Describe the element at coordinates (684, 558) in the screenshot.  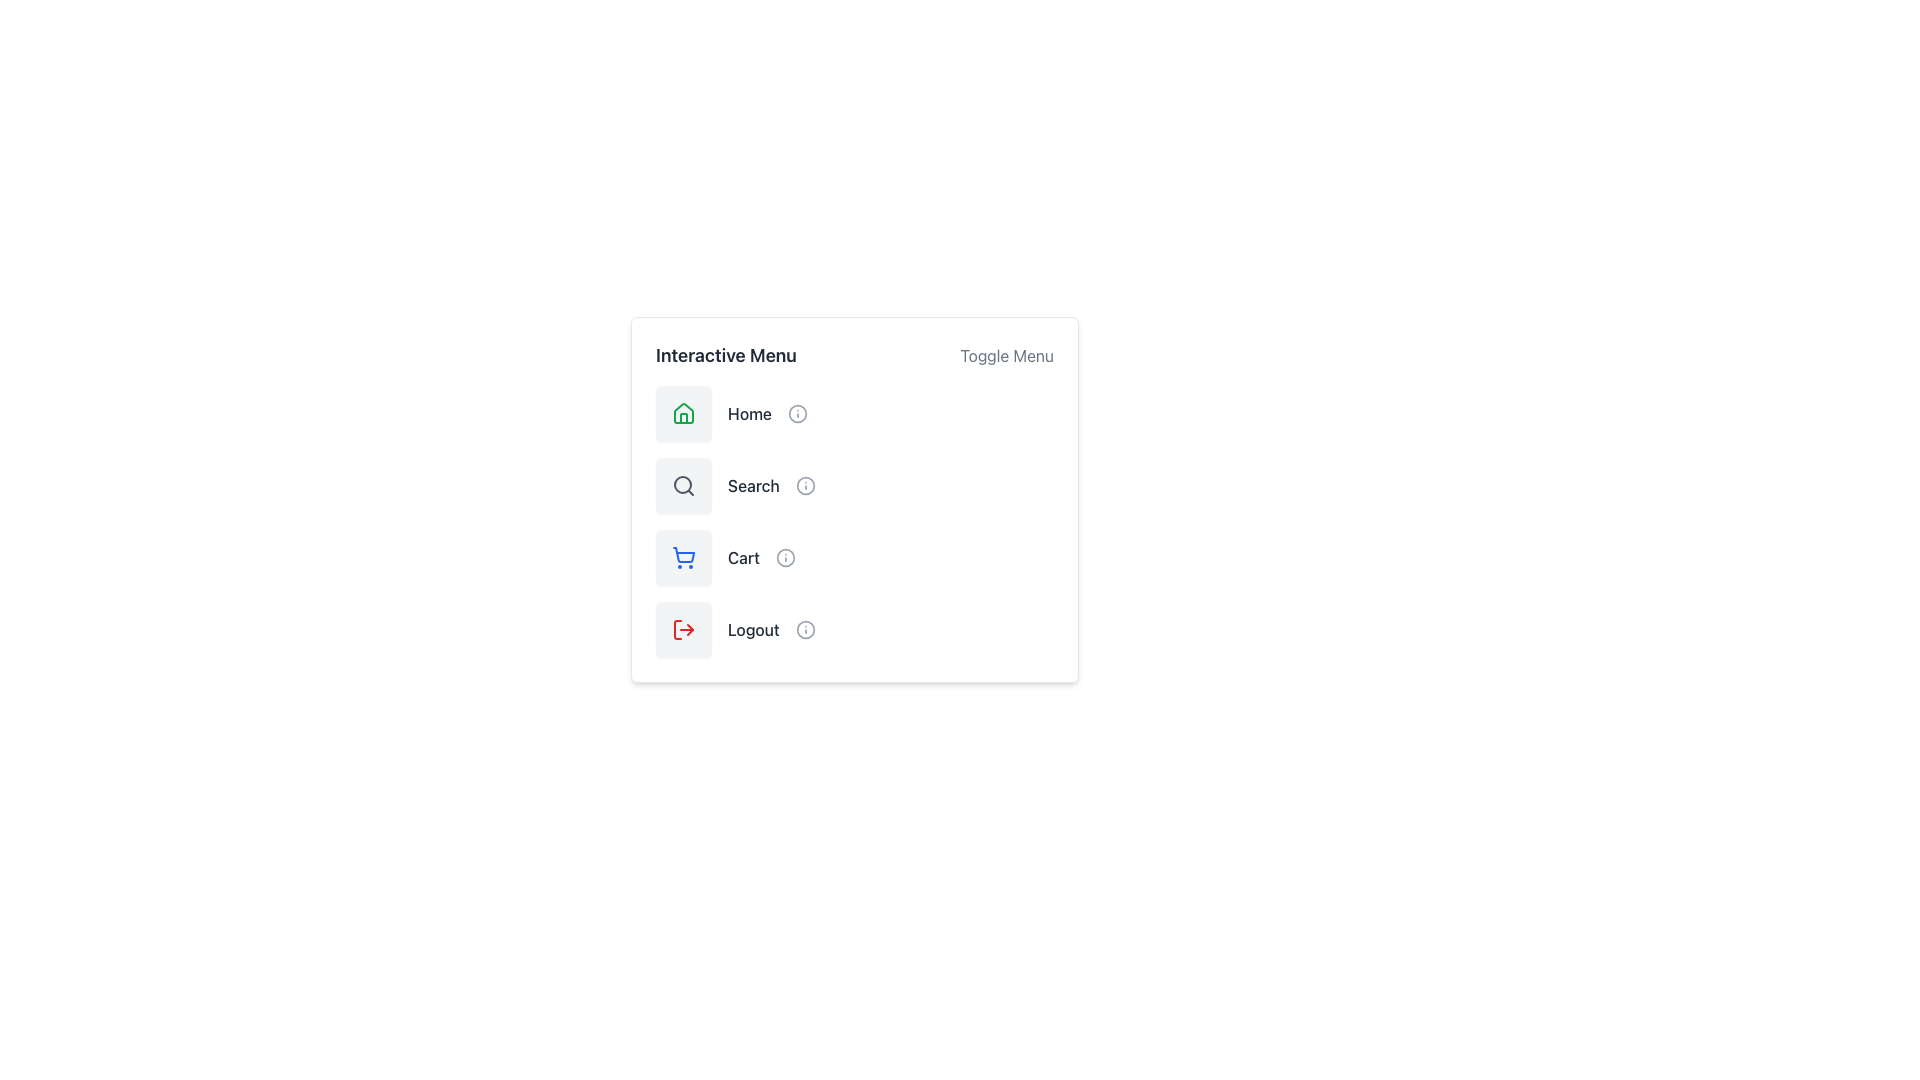
I see `the shopping cart icon, which is the third item in the vertical list of icons in the 'Interactive Menu' card, positioned between the 'Search' and 'Logout' options` at that location.